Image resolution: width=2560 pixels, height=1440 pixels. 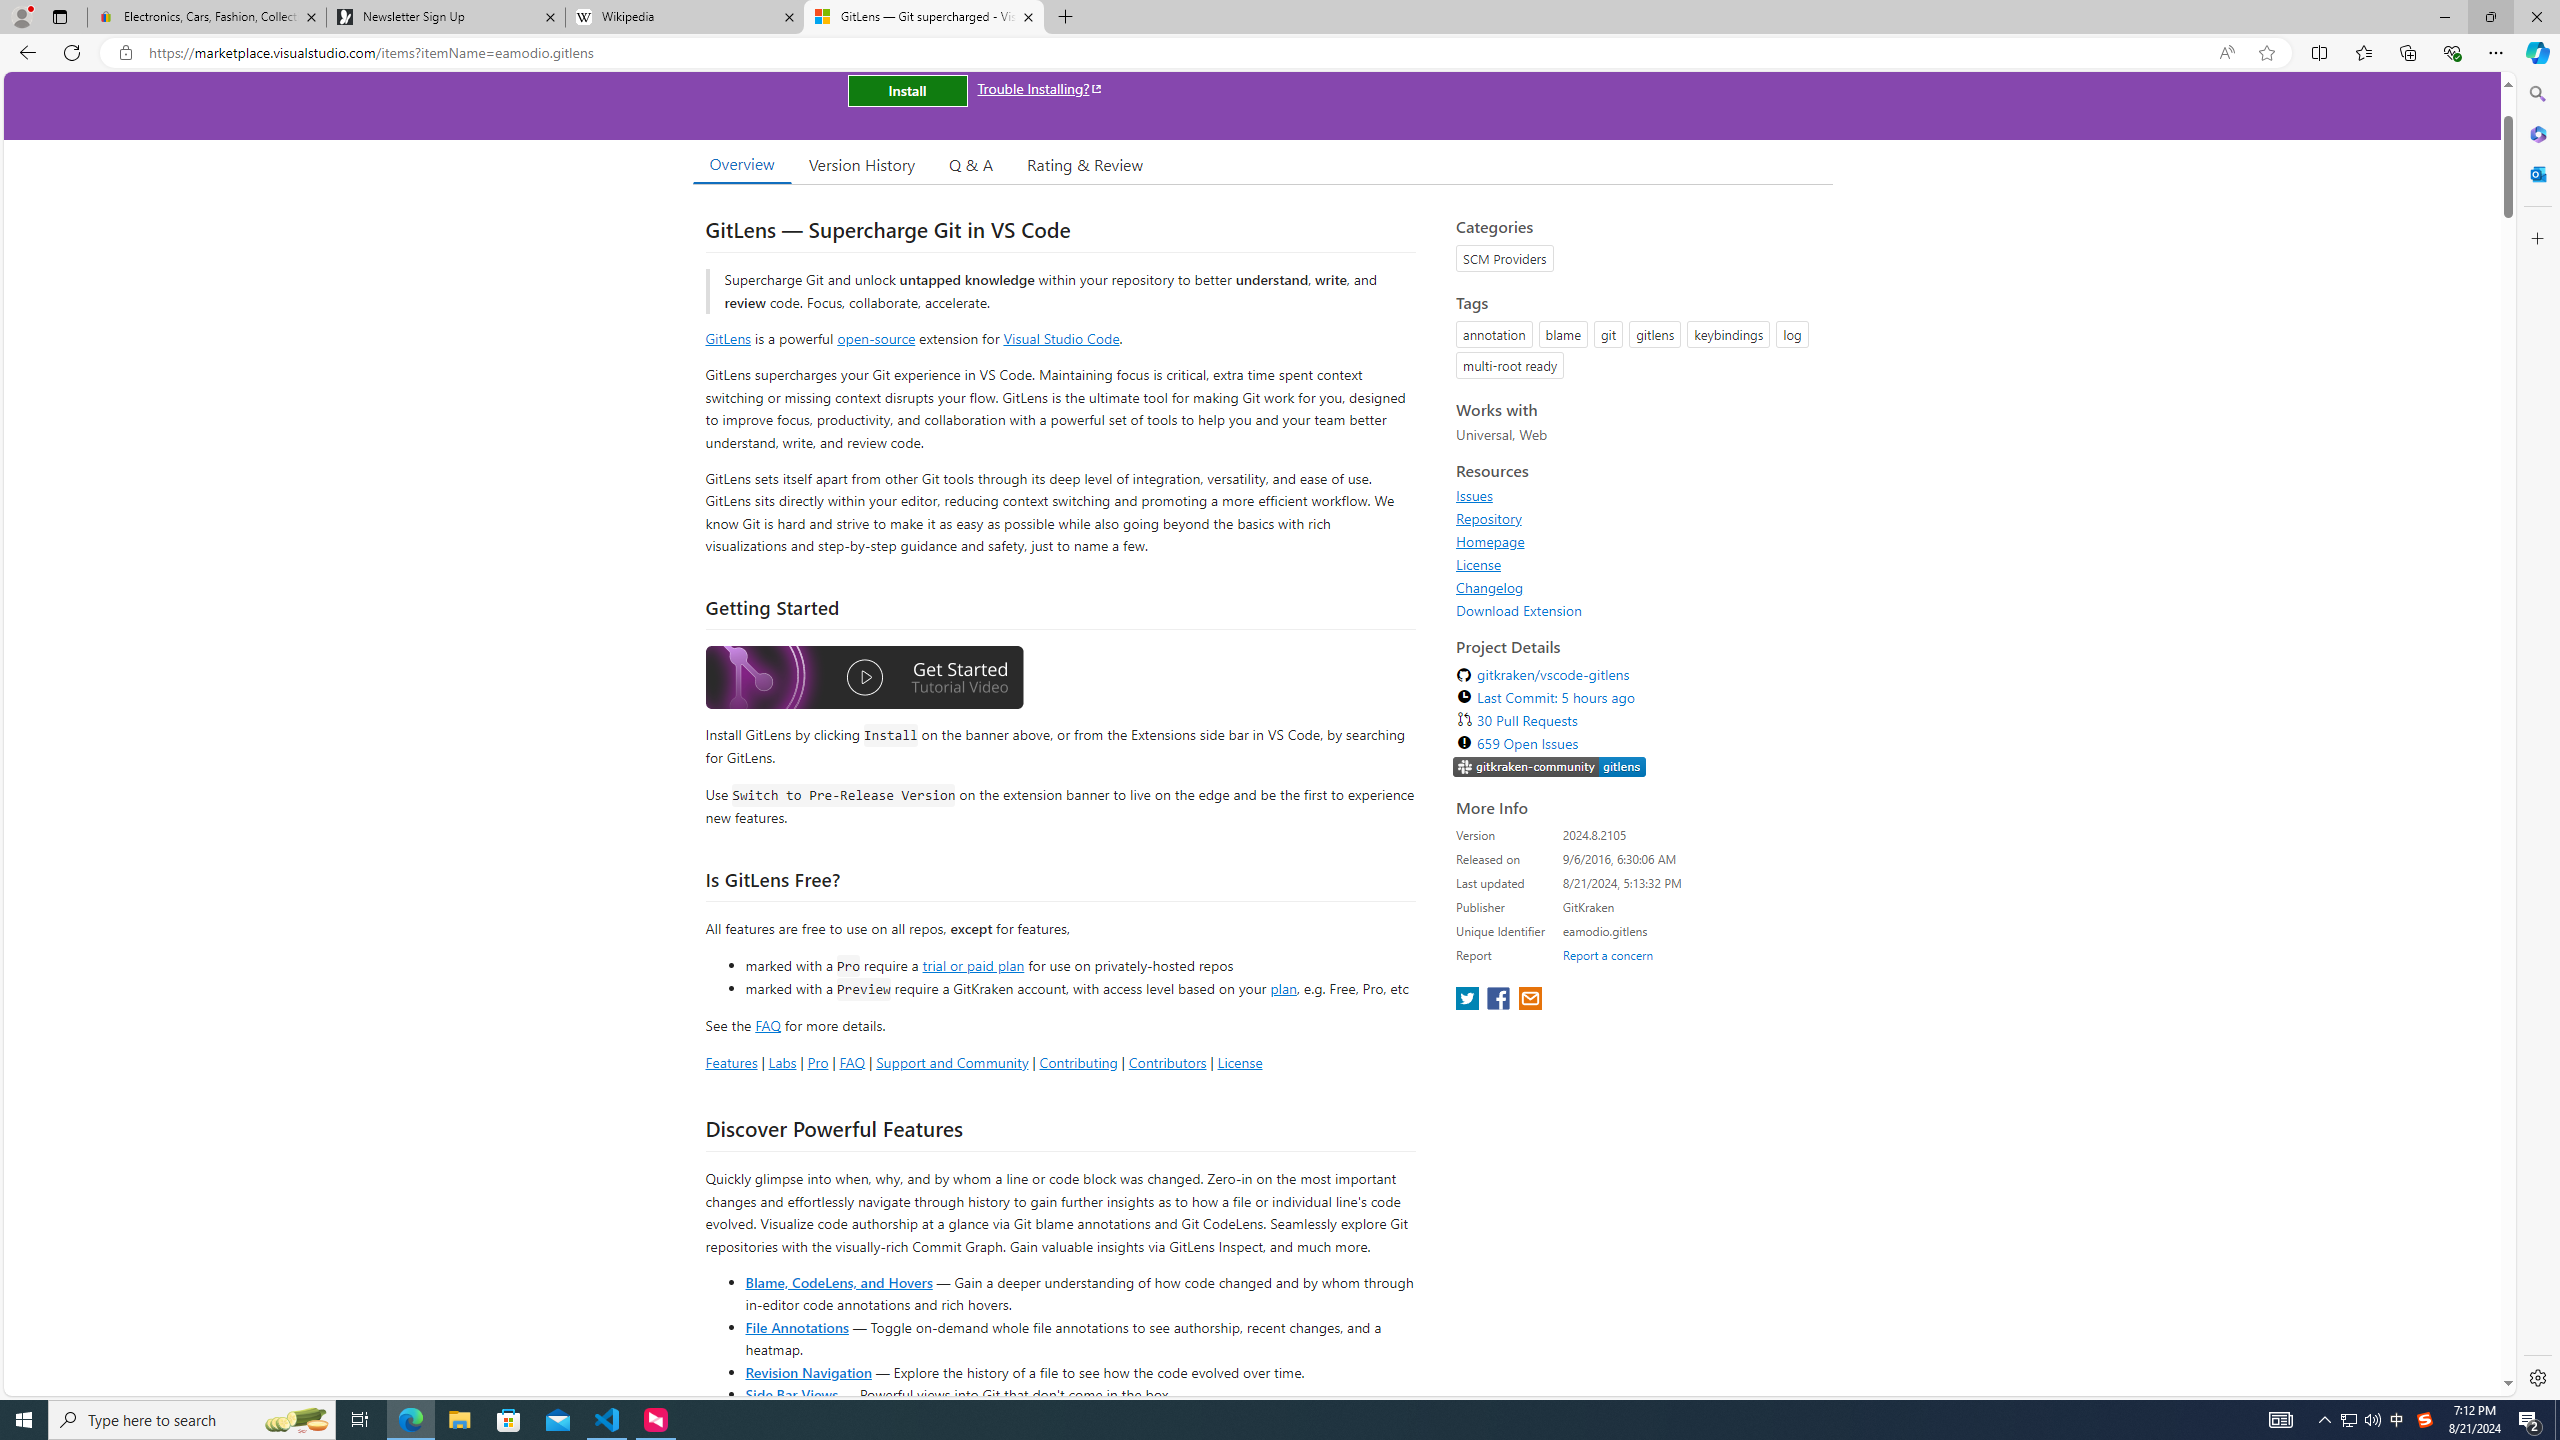 What do you see at coordinates (1468, 999) in the screenshot?
I see `'share extension on twitter'` at bounding box center [1468, 999].